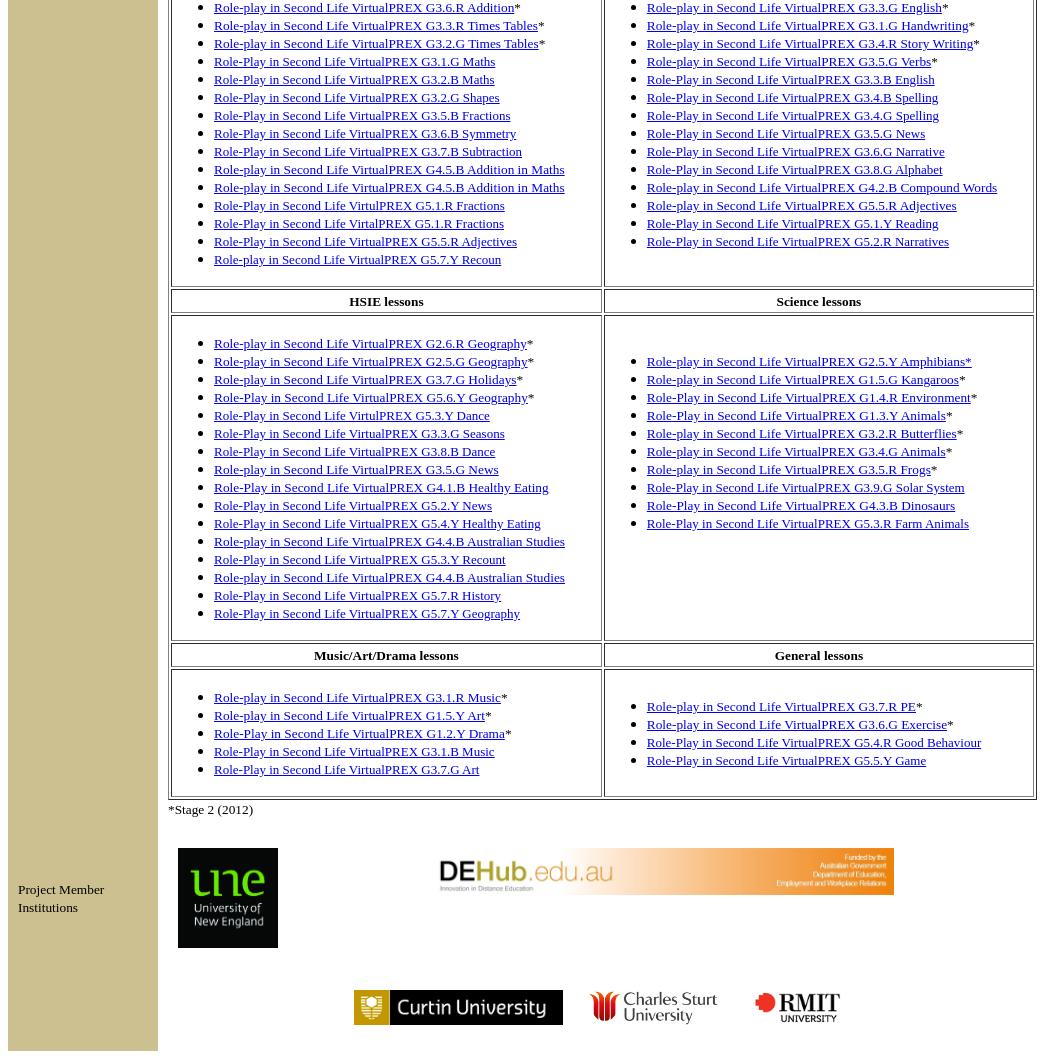 This screenshot has height=1059, width=1047. What do you see at coordinates (213, 715) in the screenshot?
I see `'Role-play in Second Life VirtualPREX G1.5.Y Art'` at bounding box center [213, 715].